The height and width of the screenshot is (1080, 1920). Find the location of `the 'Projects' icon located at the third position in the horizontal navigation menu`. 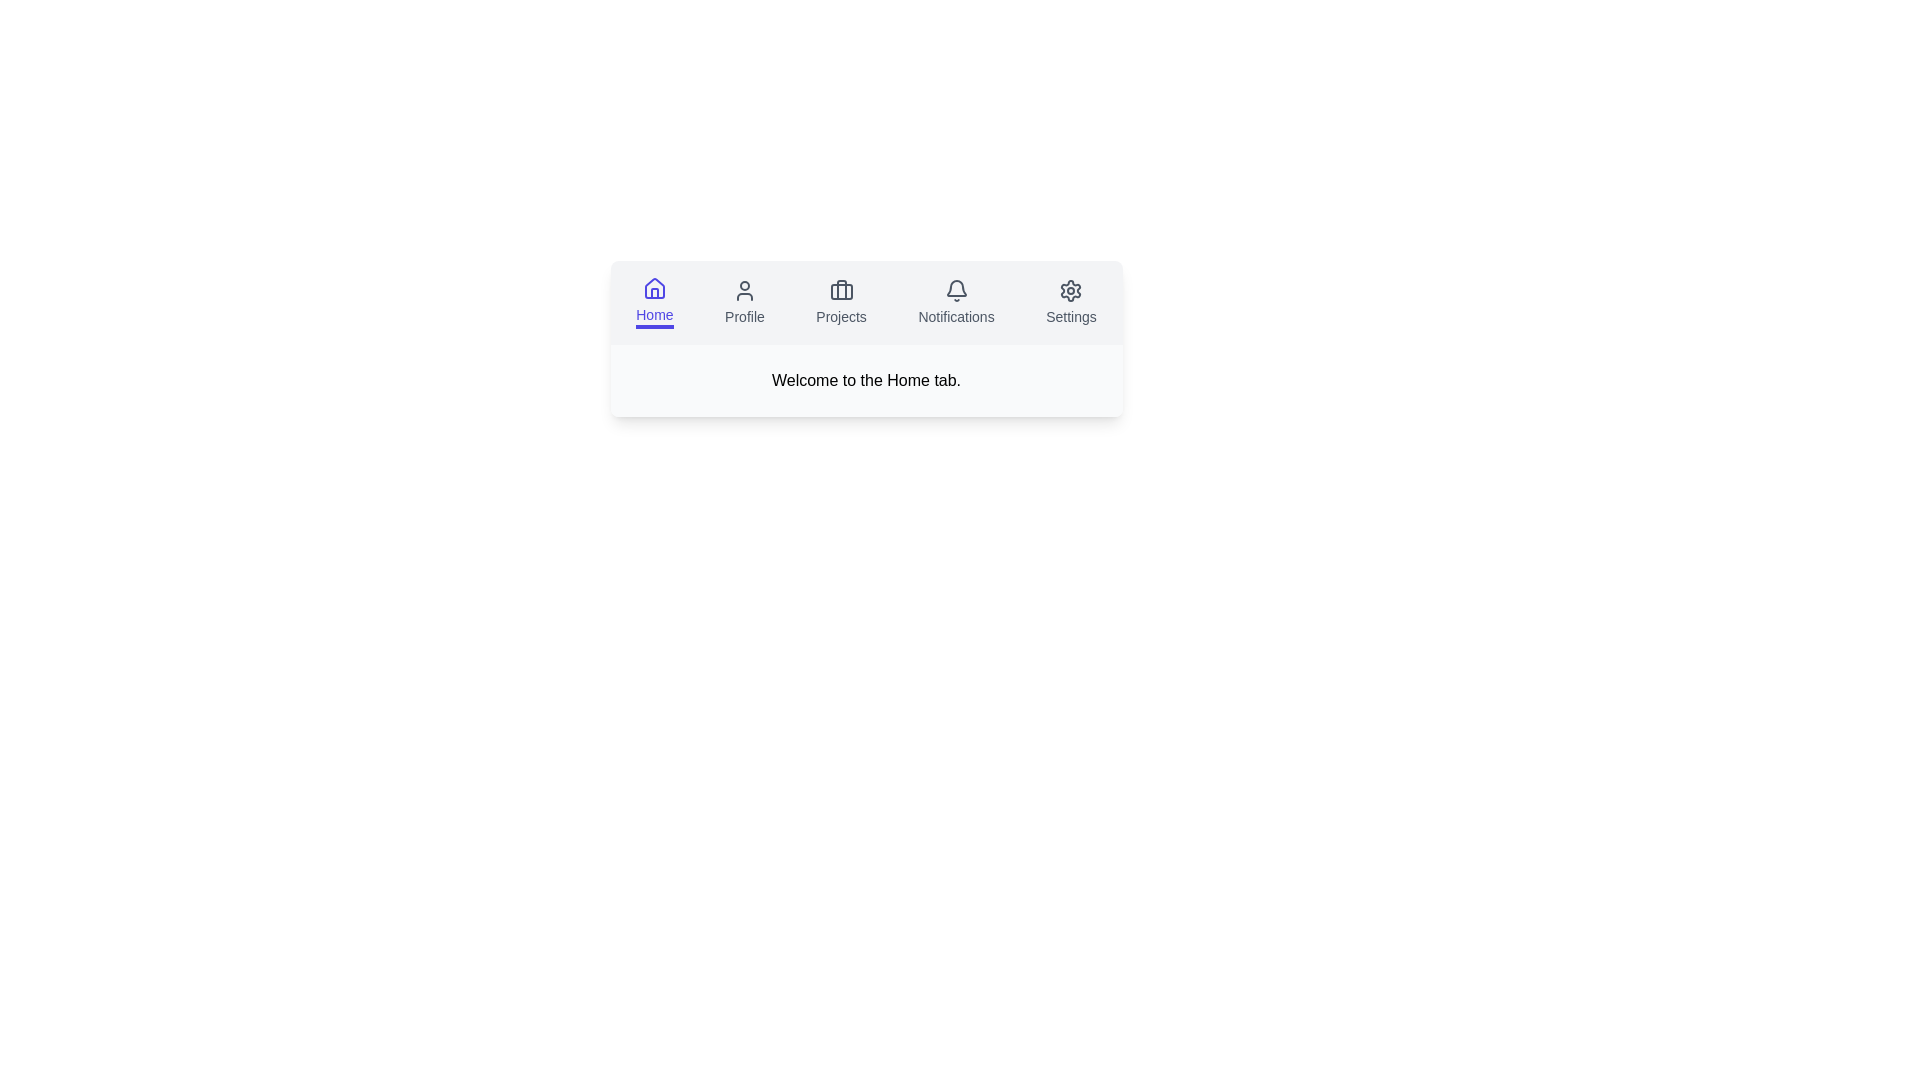

the 'Projects' icon located at the third position in the horizontal navigation menu is located at coordinates (841, 290).